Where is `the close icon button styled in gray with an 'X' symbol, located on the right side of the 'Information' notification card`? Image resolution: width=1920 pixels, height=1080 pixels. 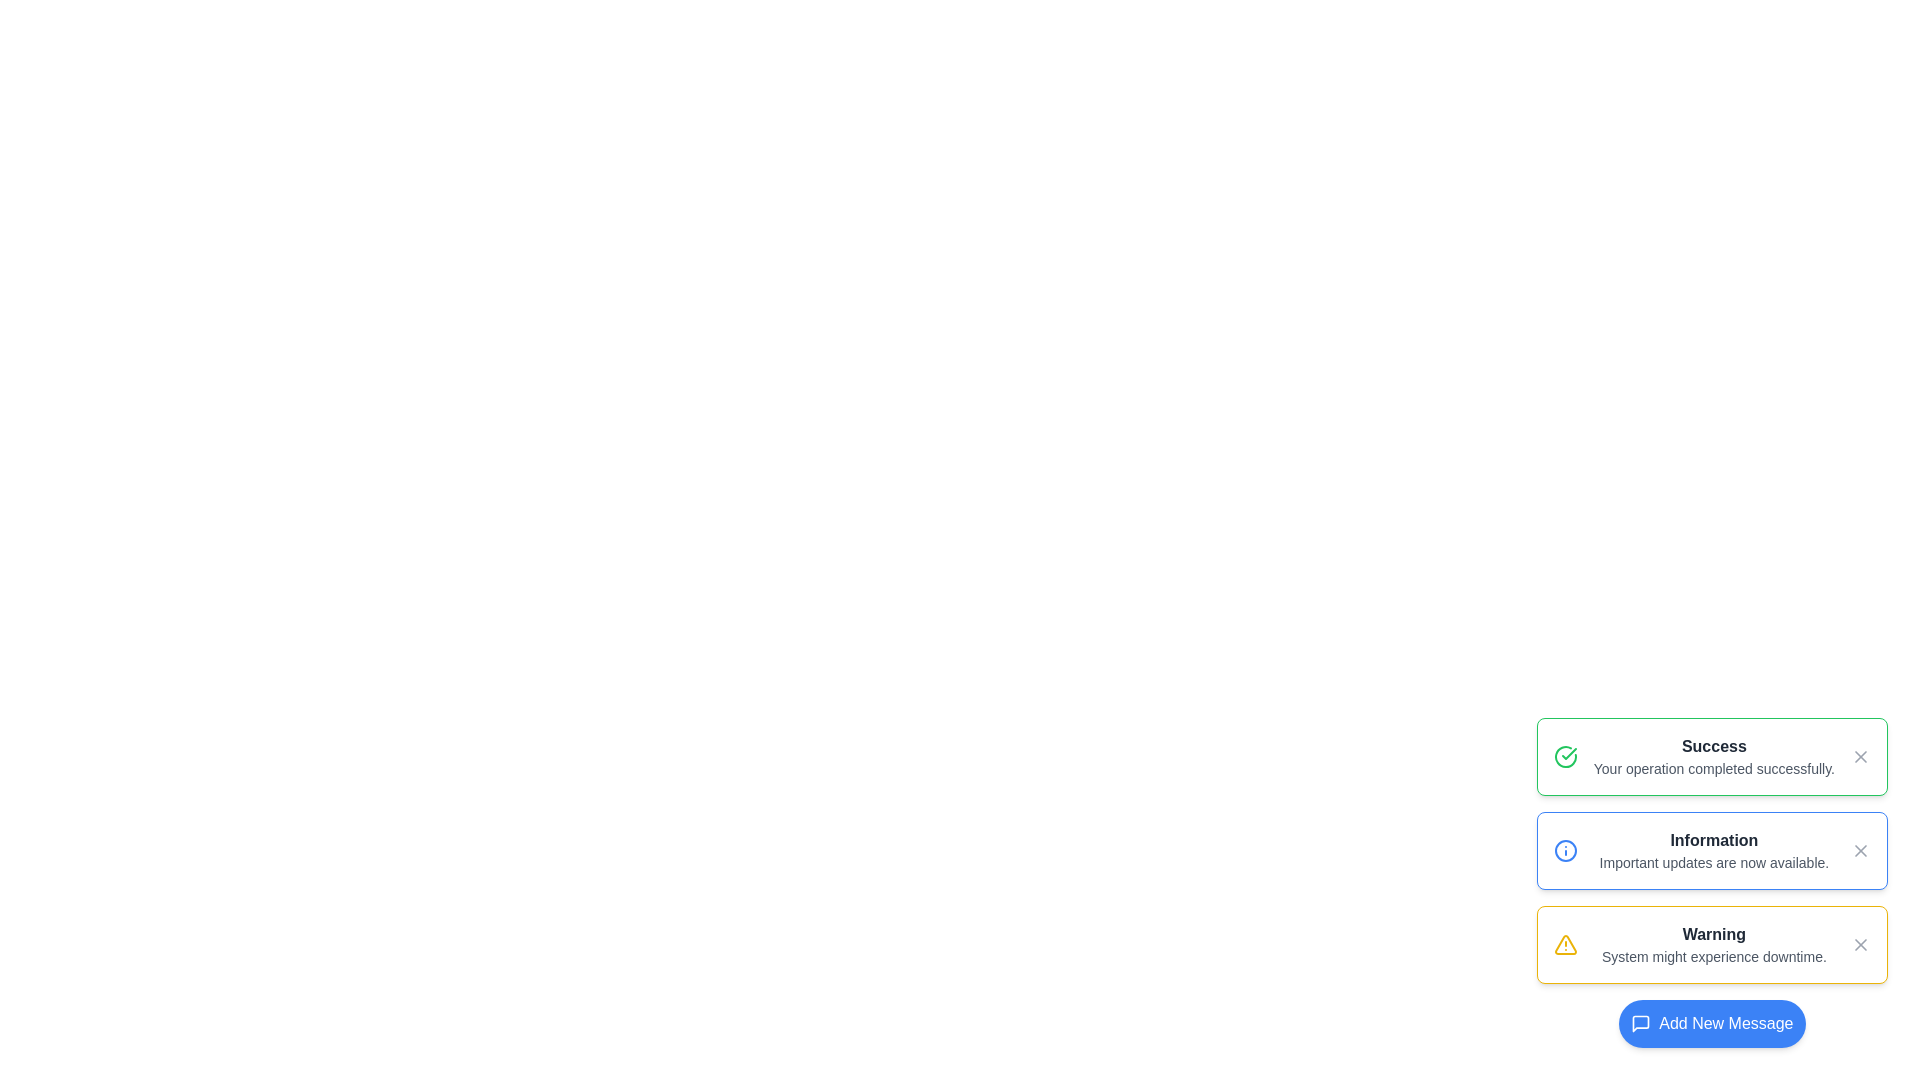 the close icon button styled in gray with an 'X' symbol, located on the right side of the 'Information' notification card is located at coordinates (1860, 851).